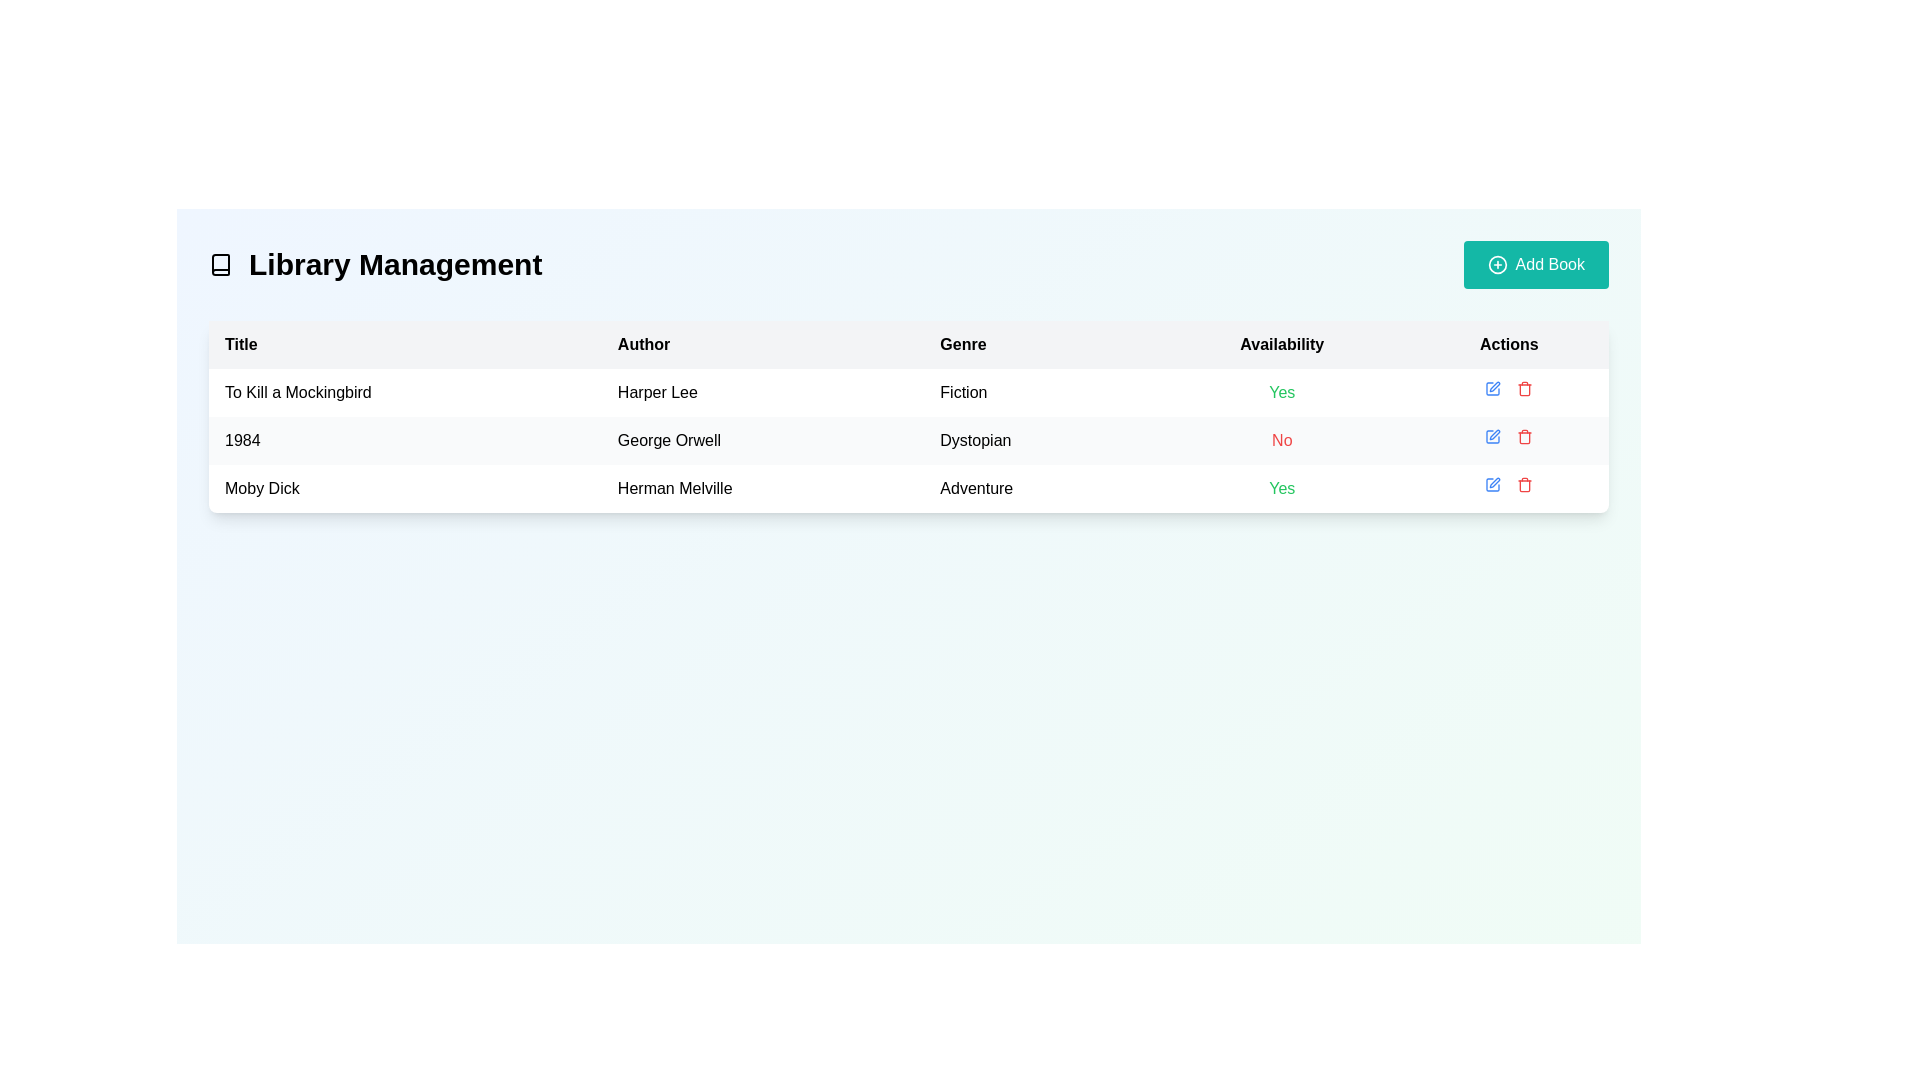  I want to click on the delete icon button located in the 'Actions' column of the last row for the book 'Moby Dick', so click(1524, 485).